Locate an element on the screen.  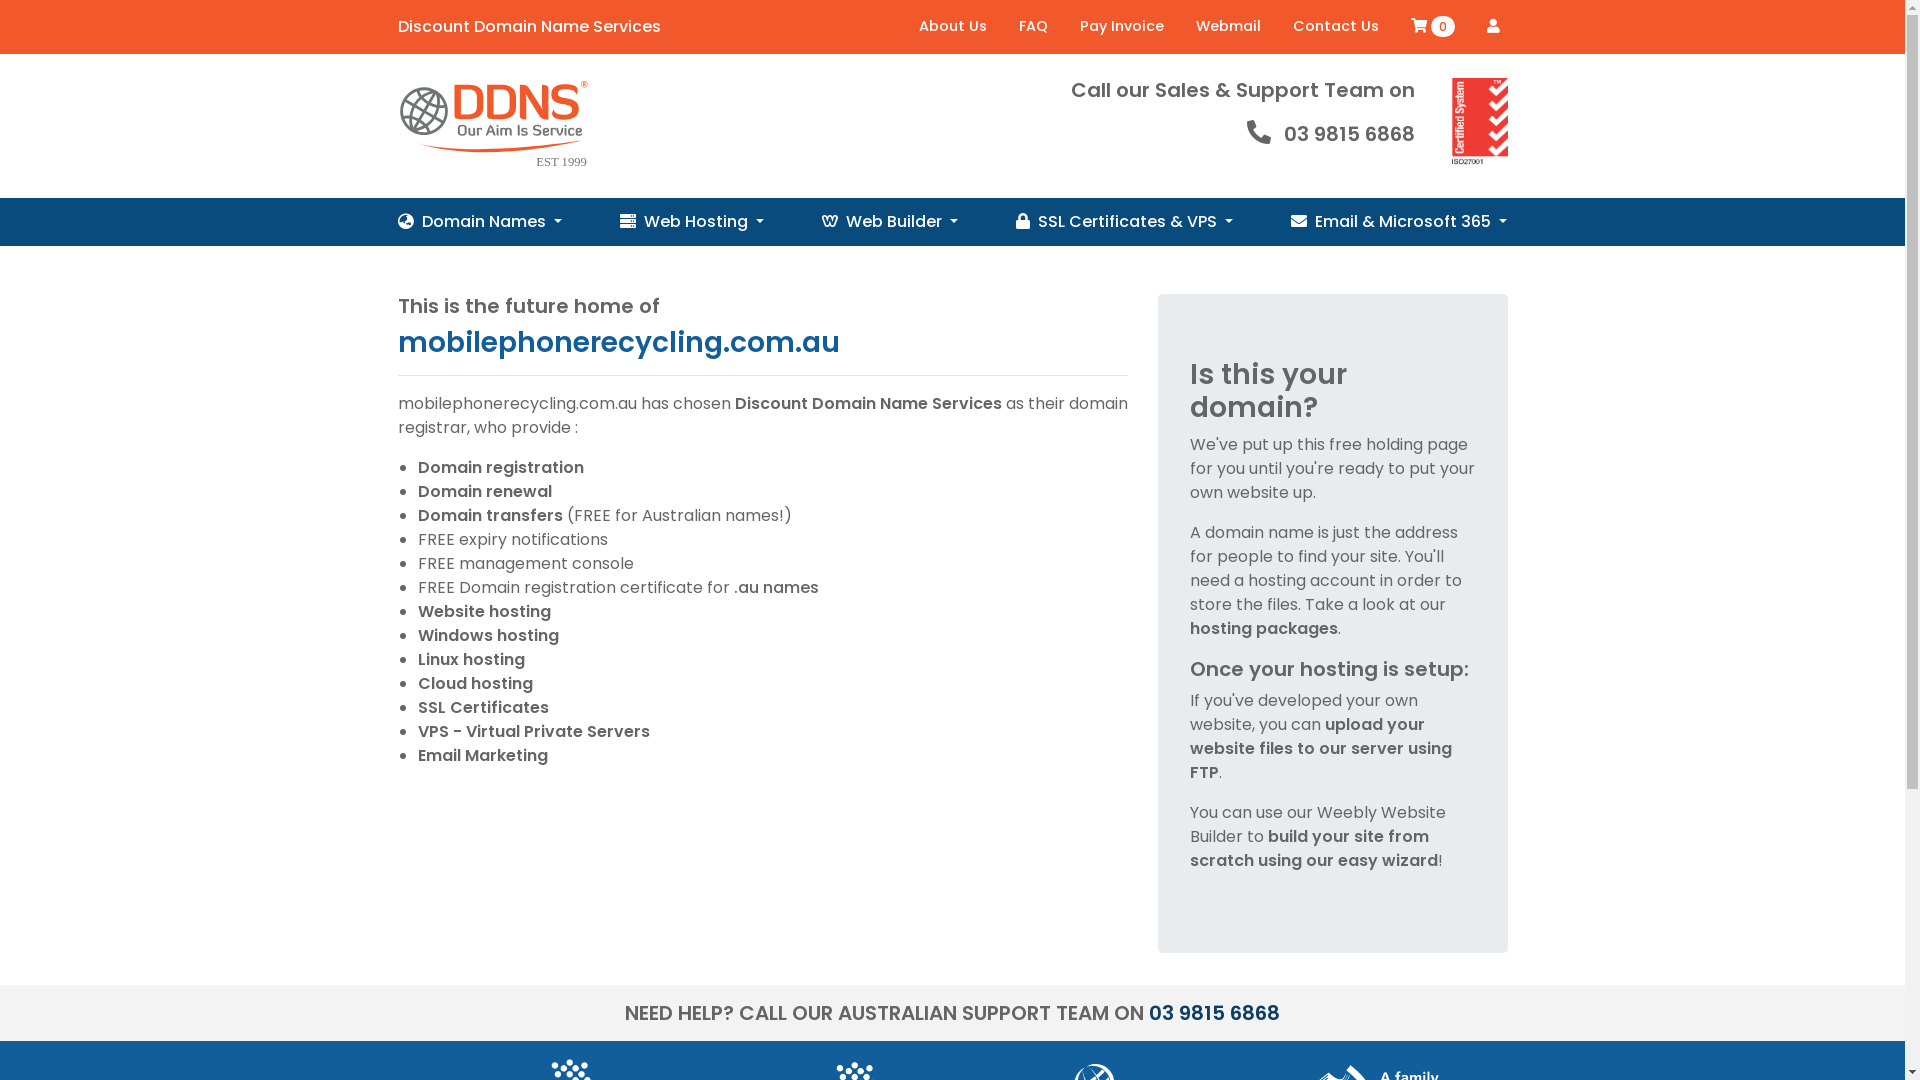
'Domain renewal' is located at coordinates (484, 491).